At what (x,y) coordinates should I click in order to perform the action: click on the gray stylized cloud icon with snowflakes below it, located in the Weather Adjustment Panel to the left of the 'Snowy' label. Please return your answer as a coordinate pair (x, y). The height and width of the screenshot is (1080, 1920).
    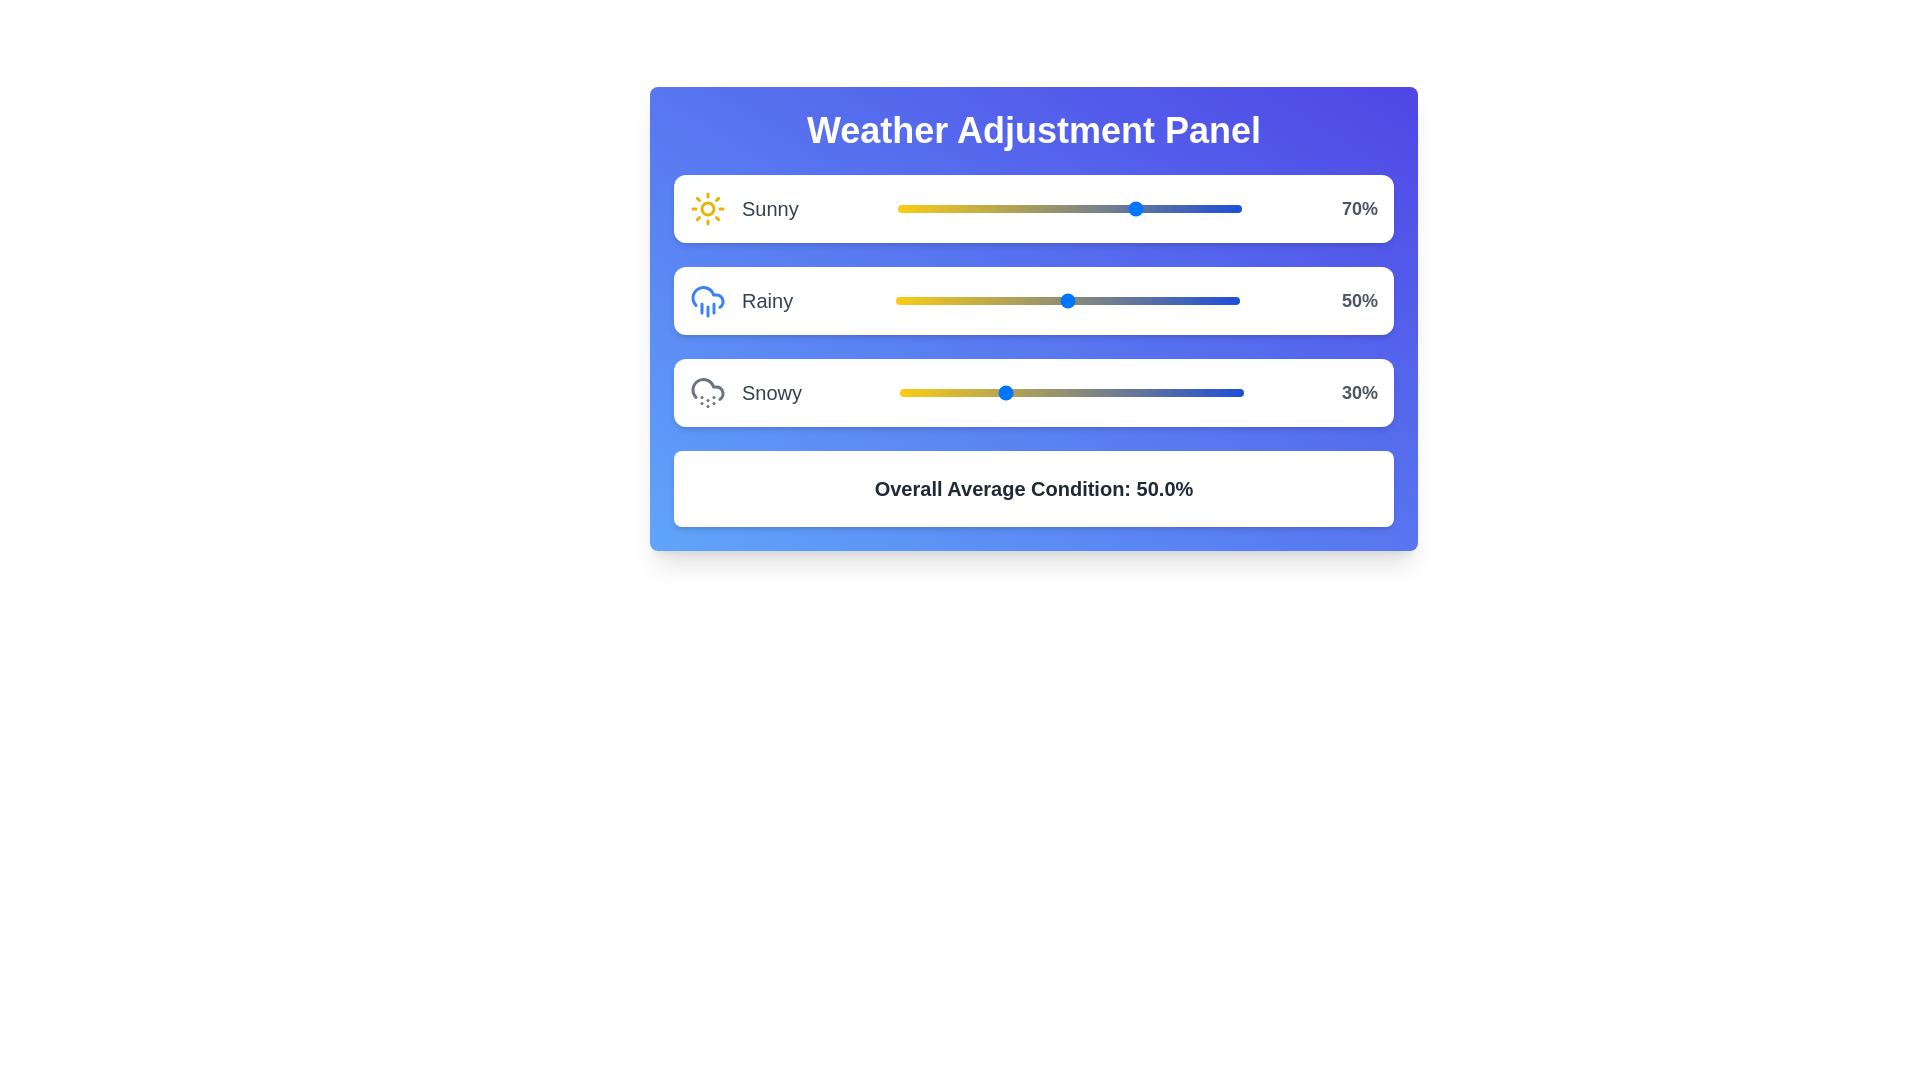
    Looking at the image, I should click on (708, 393).